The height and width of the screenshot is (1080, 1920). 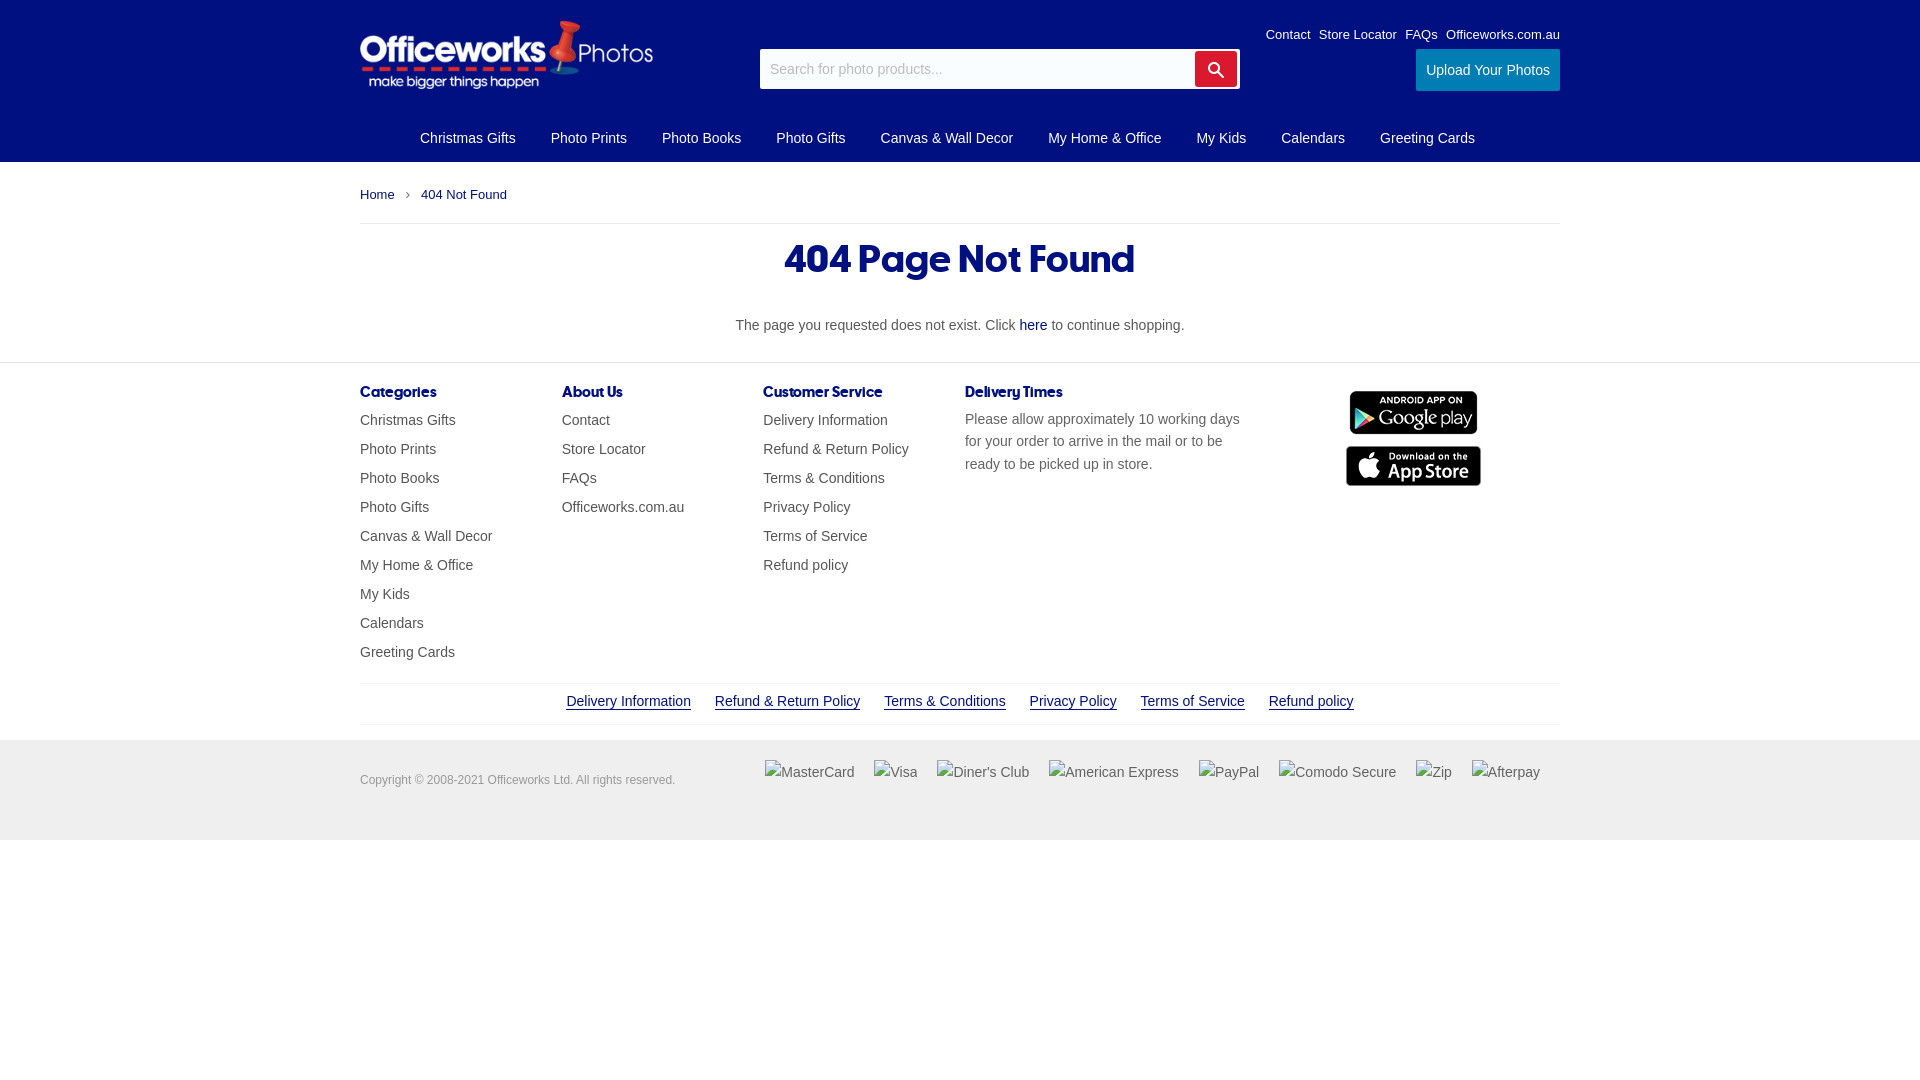 I want to click on 'Search', so click(x=1214, y=68).